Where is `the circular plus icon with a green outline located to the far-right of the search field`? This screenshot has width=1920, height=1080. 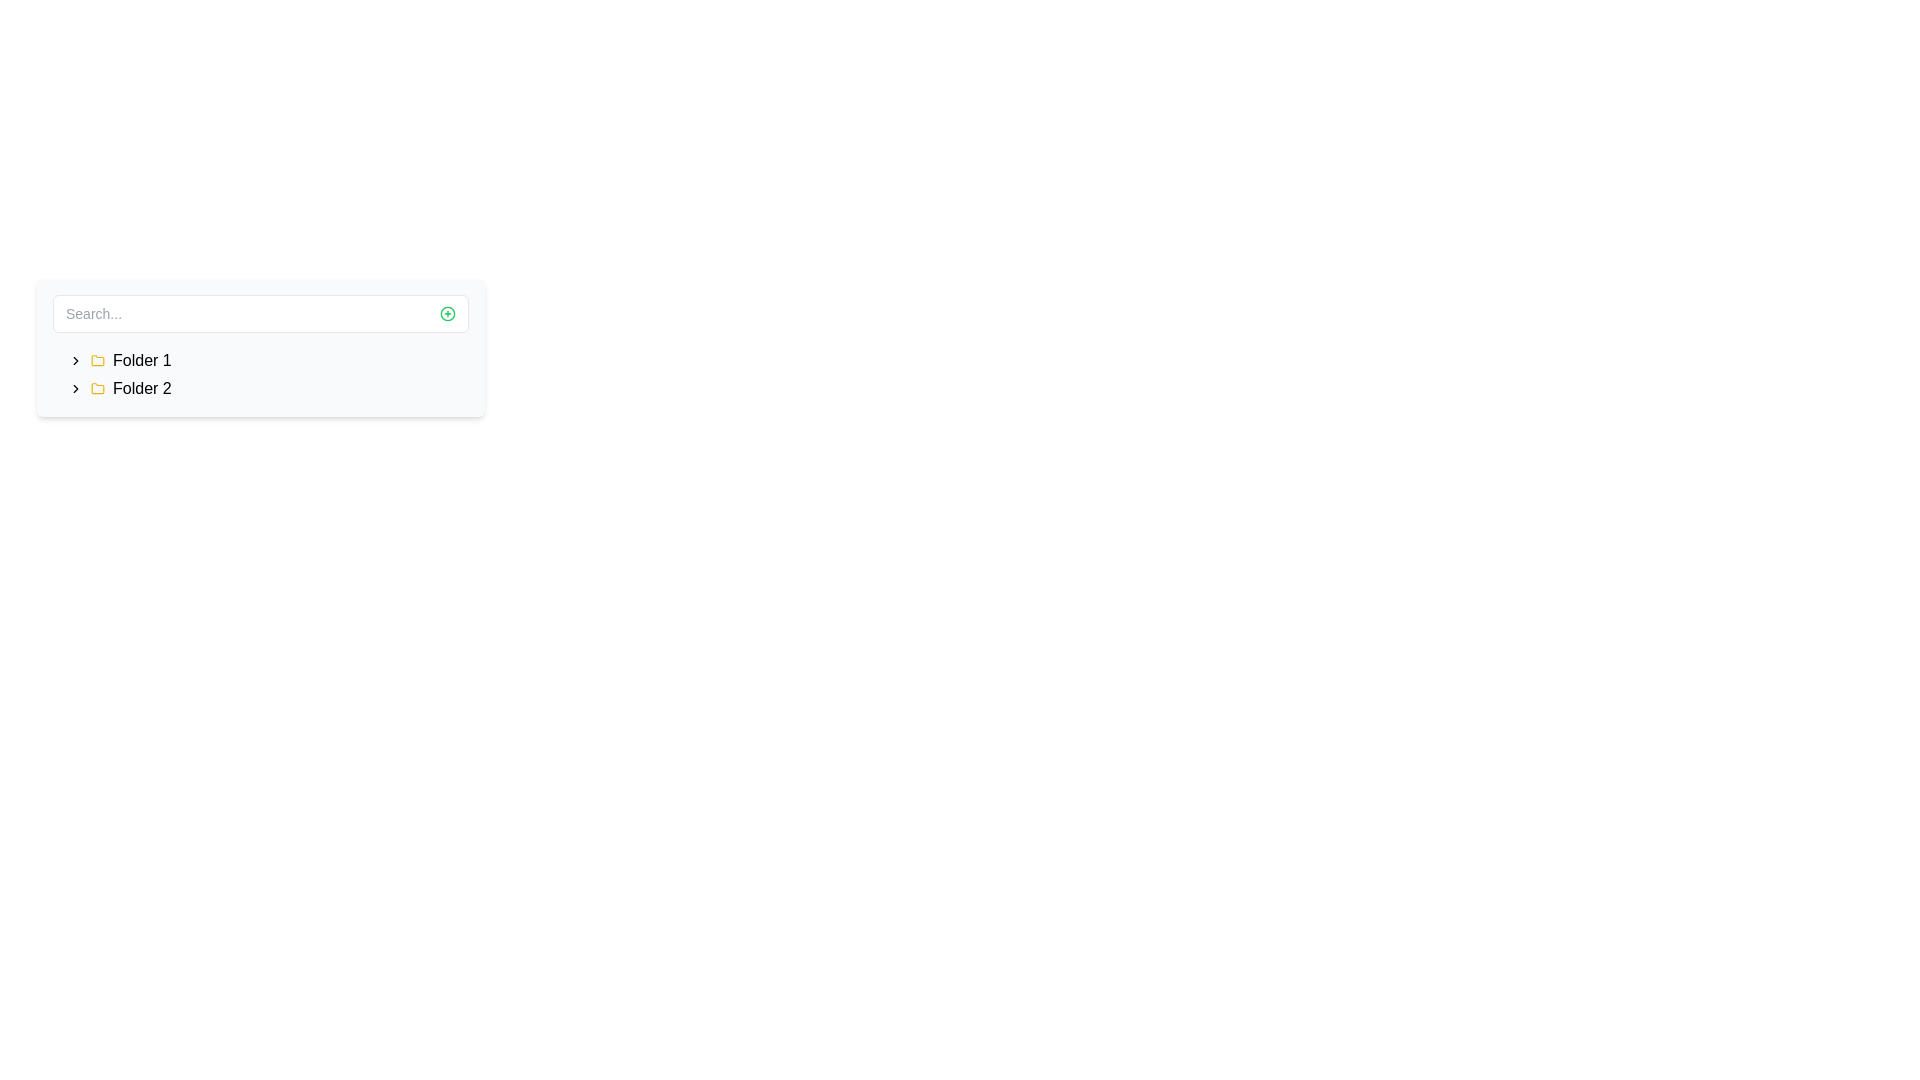
the circular plus icon with a green outline located to the far-right of the search field is located at coordinates (446, 313).